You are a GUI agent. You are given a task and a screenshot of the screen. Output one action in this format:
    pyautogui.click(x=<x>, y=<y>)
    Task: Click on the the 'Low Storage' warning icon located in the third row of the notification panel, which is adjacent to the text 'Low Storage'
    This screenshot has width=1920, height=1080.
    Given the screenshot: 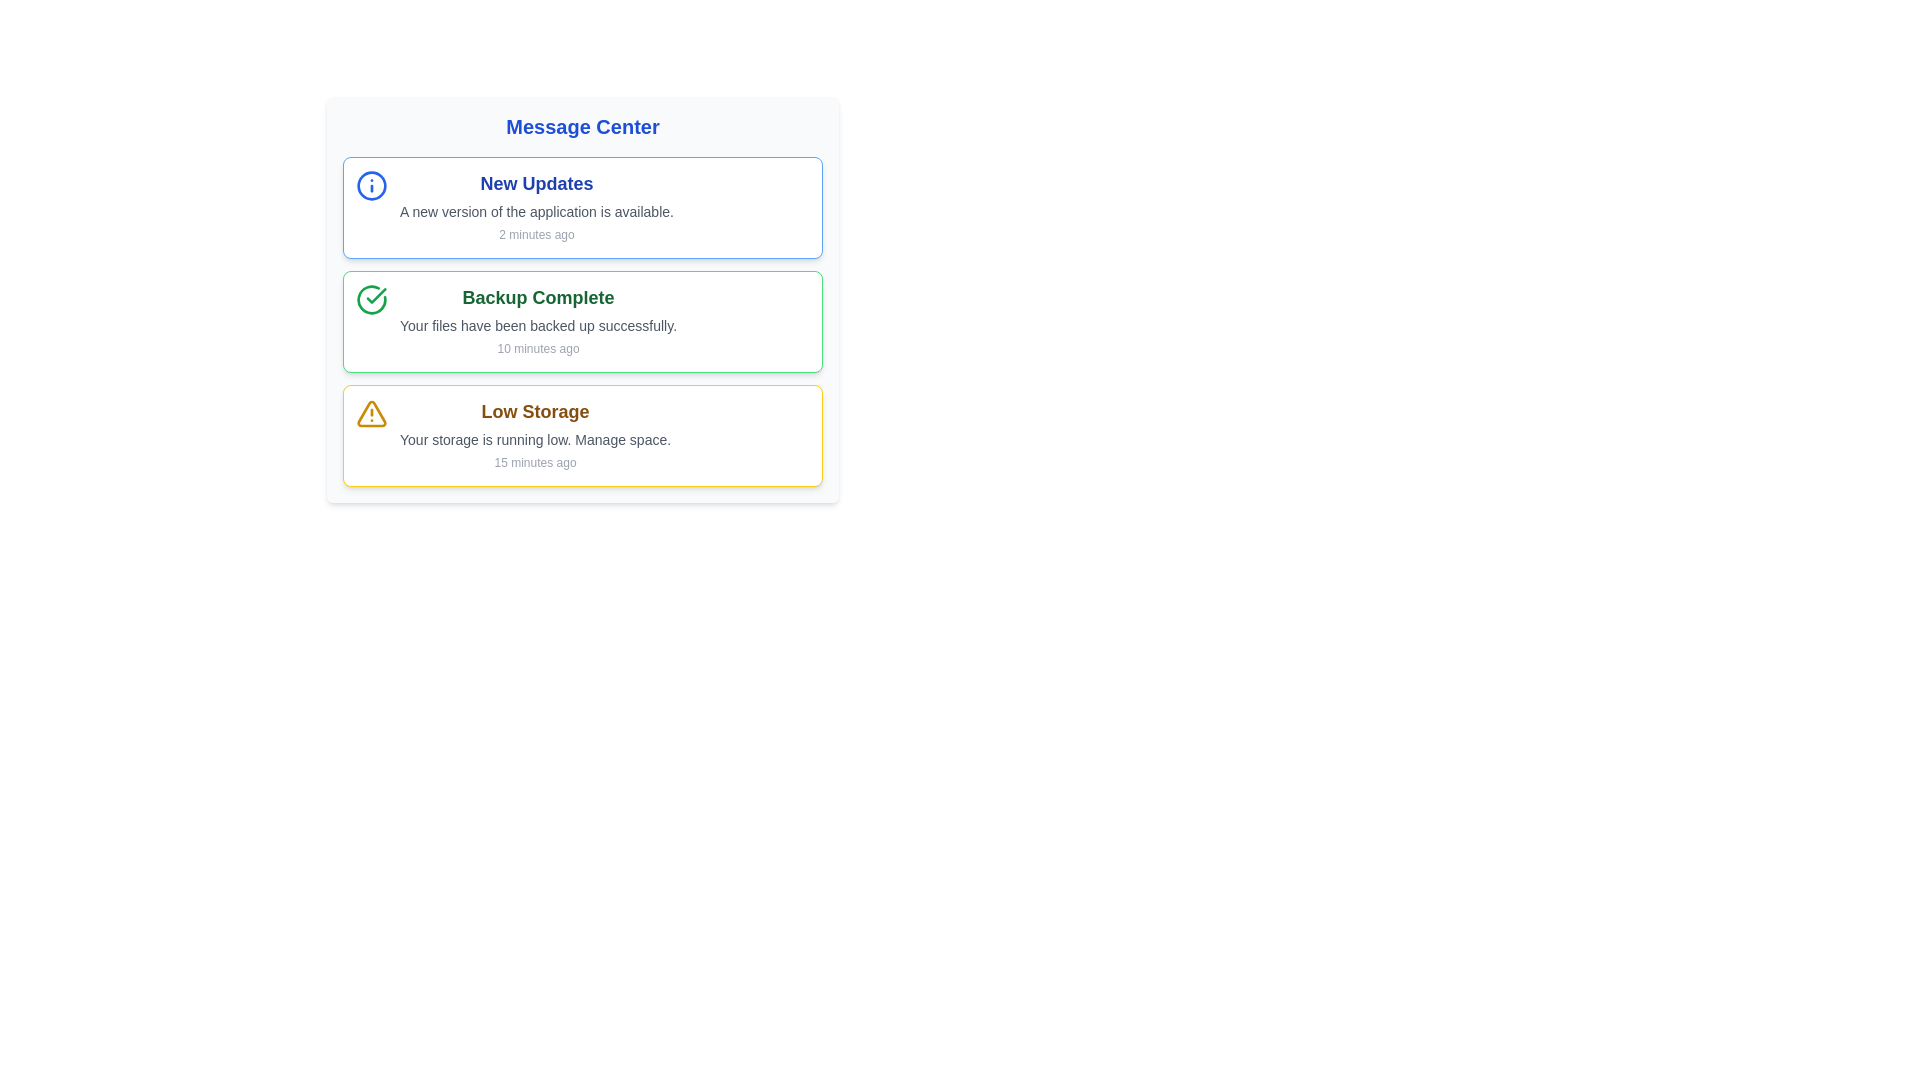 What is the action you would take?
    pyautogui.click(x=372, y=412)
    